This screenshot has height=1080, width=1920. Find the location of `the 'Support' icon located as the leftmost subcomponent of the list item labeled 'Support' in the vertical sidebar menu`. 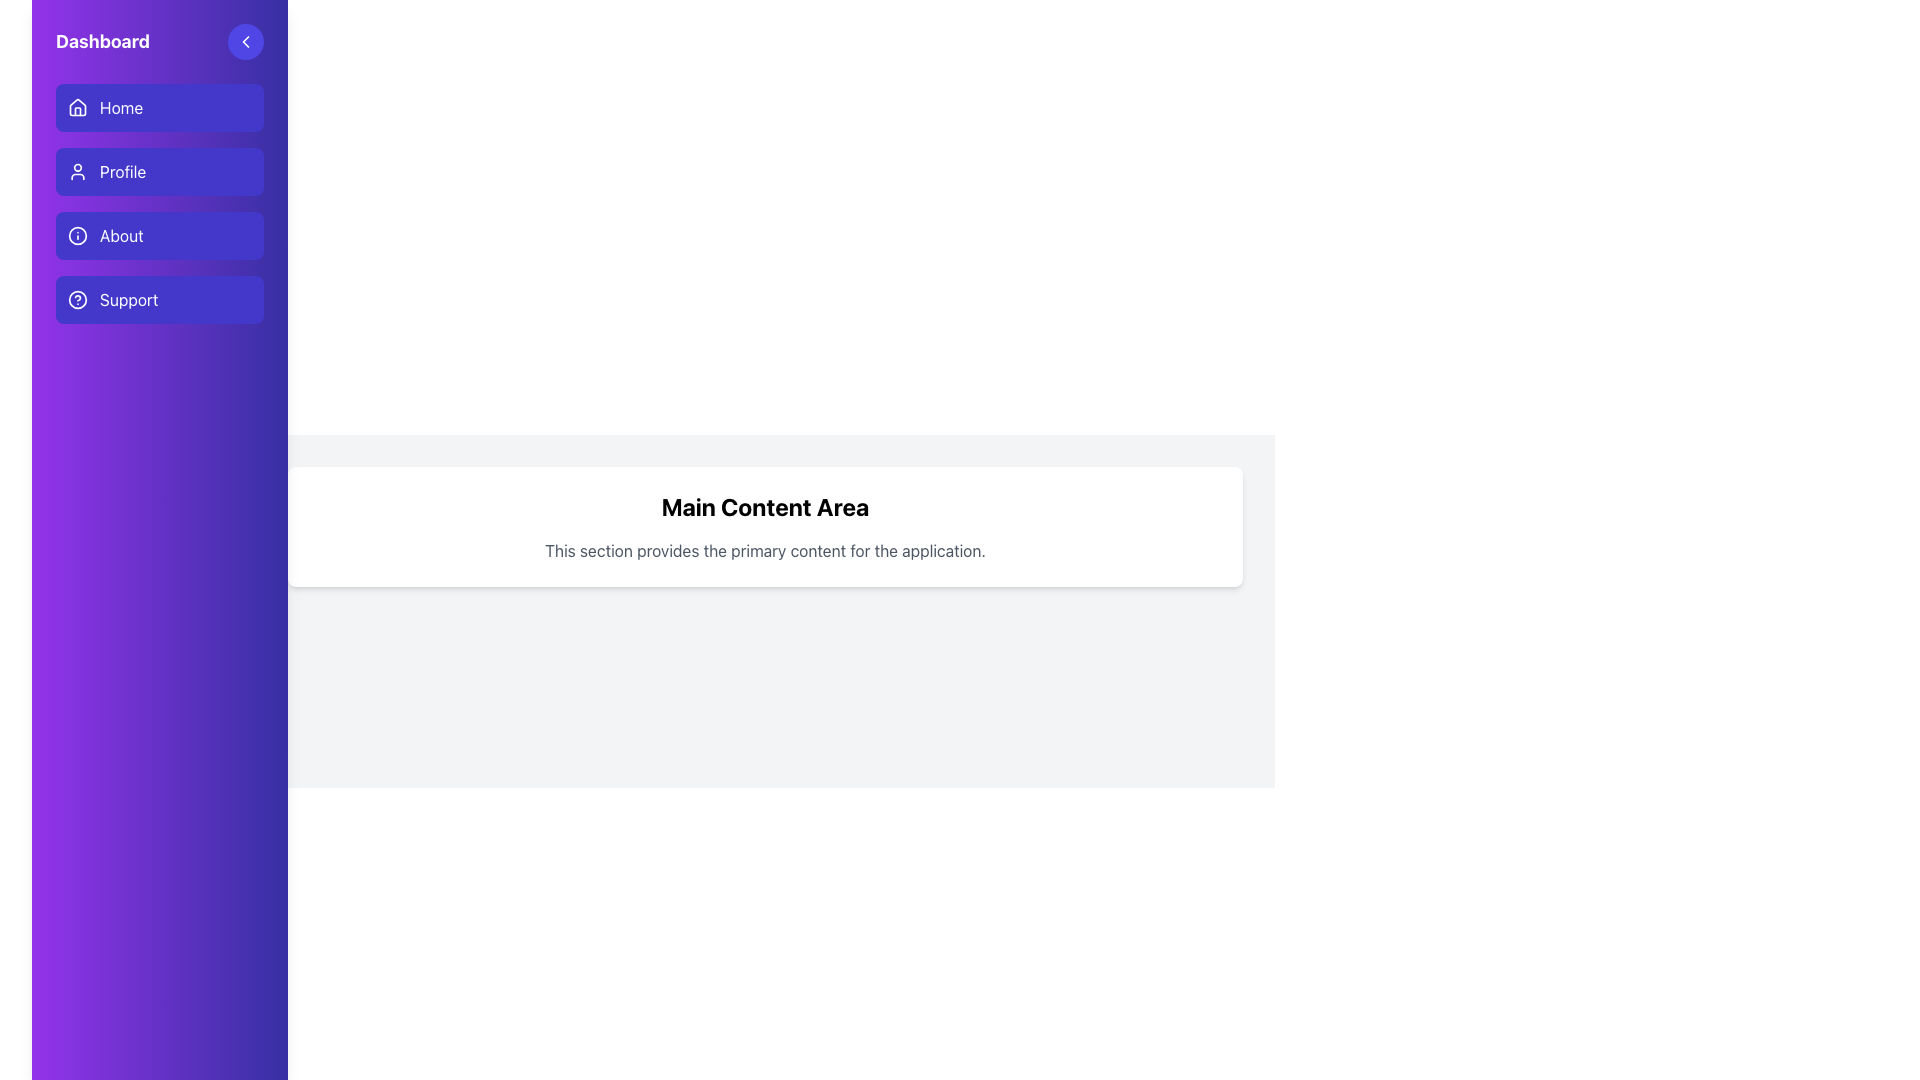

the 'Support' icon located as the leftmost subcomponent of the list item labeled 'Support' in the vertical sidebar menu is located at coordinates (77, 300).